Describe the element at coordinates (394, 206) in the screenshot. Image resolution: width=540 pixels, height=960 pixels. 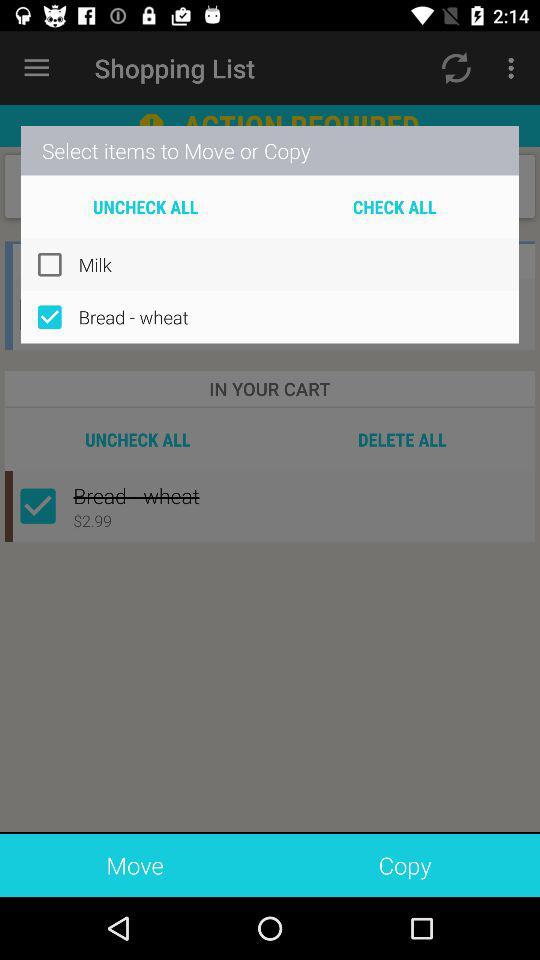
I see `the icon next to uncheck all item` at that location.